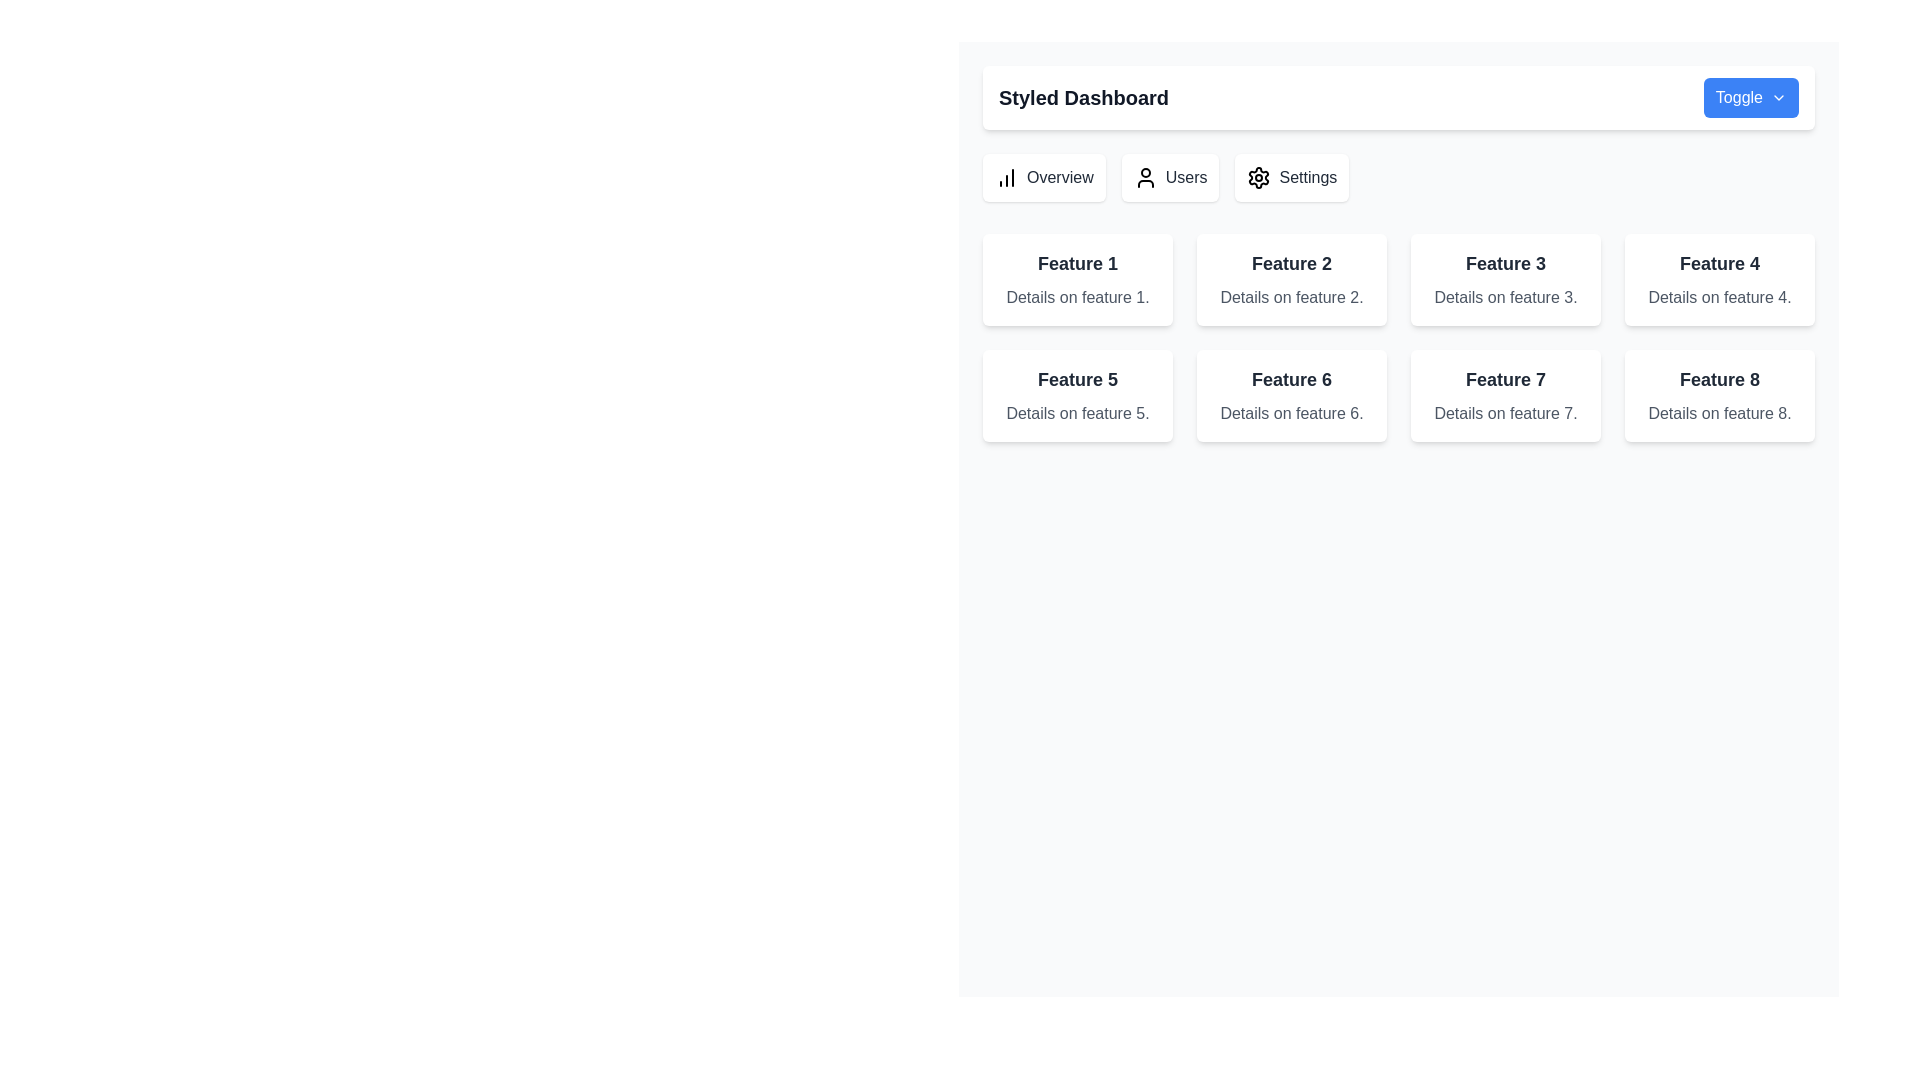 Image resolution: width=1920 pixels, height=1080 pixels. What do you see at coordinates (1077, 396) in the screenshot?
I see `the rectangular card with a white background, containing bold text 'Feature 5' and smaller gray text 'Details on feature 5', located in the leftmost column of the second row` at bounding box center [1077, 396].